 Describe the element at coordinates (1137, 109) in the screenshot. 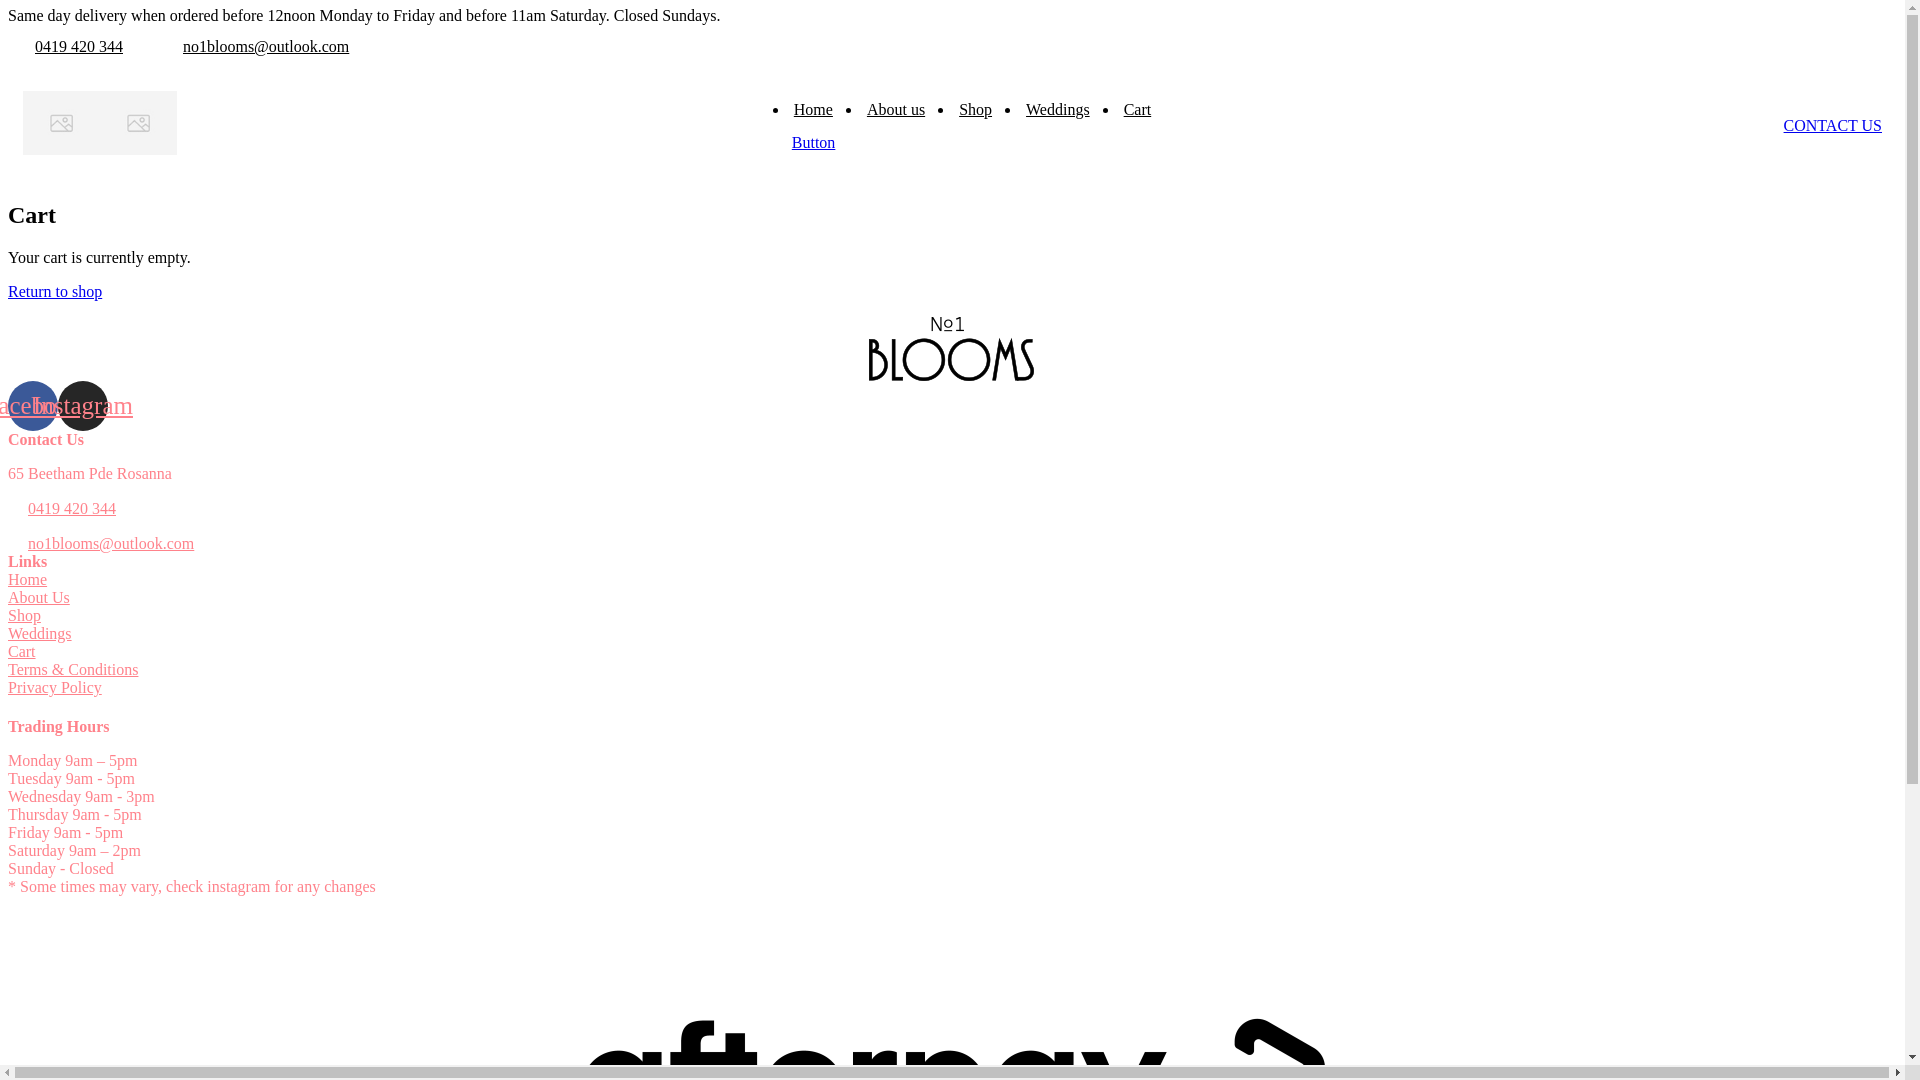

I see `'Cart'` at that location.